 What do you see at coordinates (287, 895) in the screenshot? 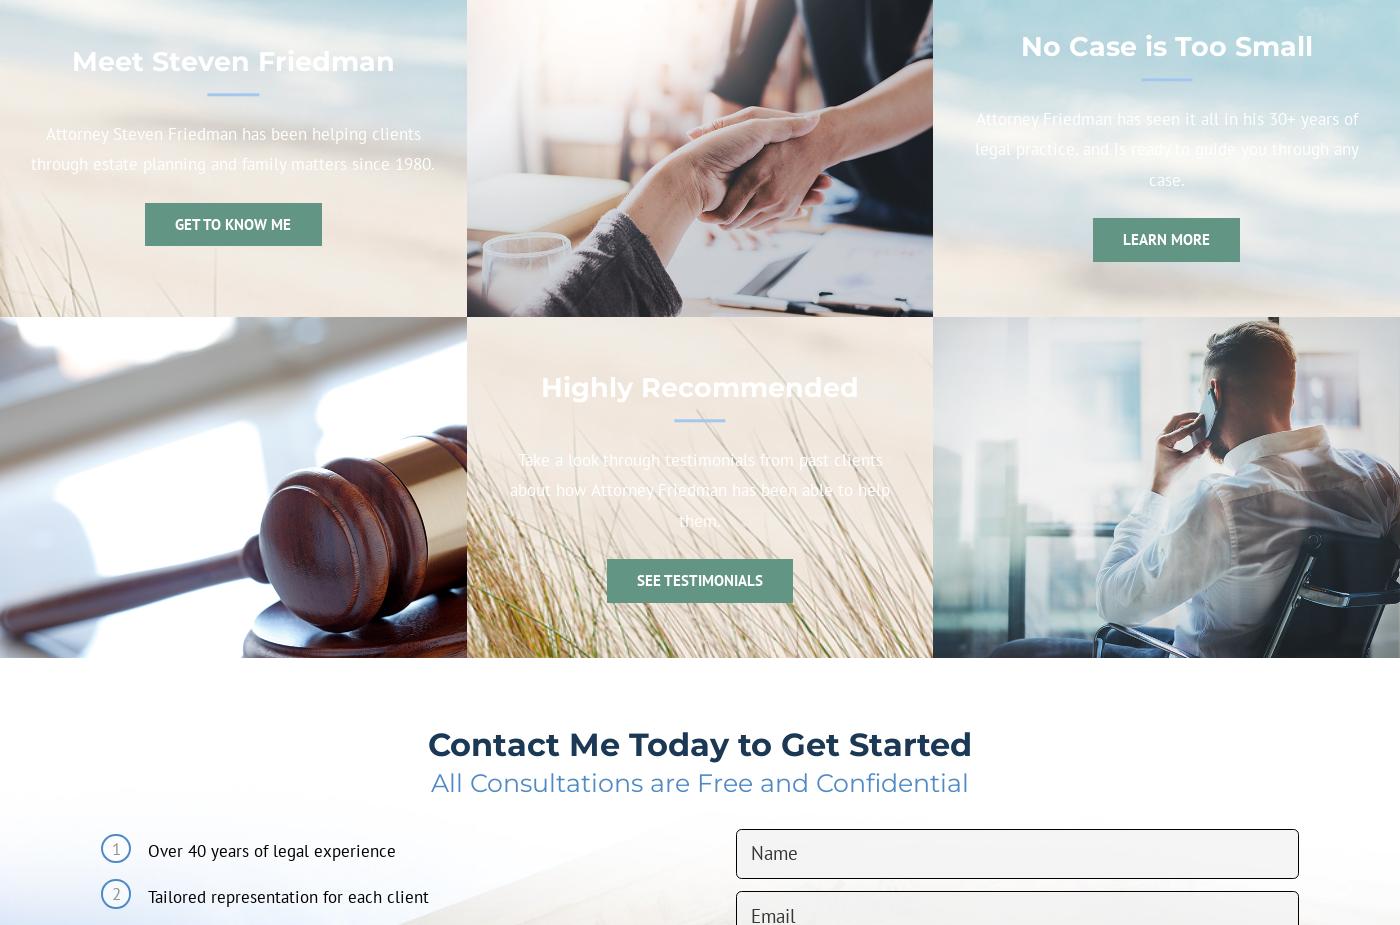
I see `'Tailored representation for each client'` at bounding box center [287, 895].